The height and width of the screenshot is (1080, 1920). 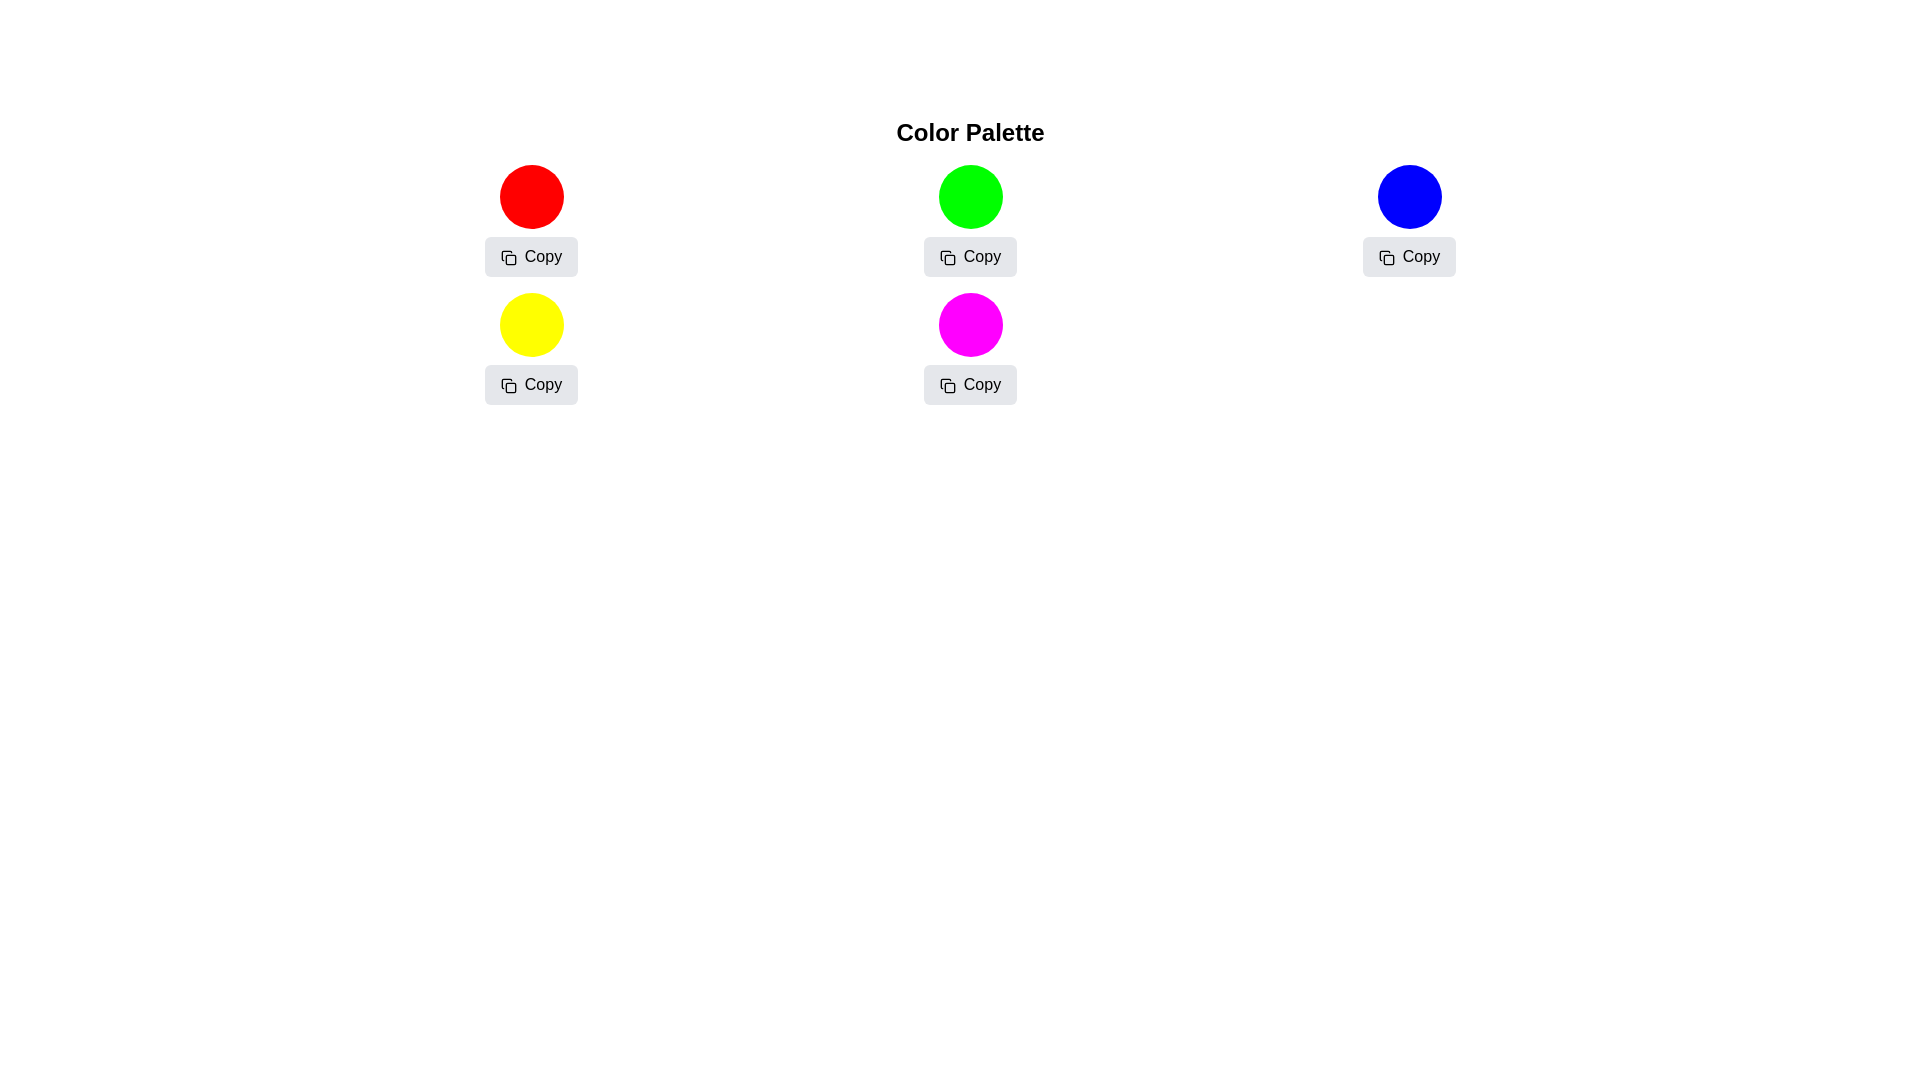 What do you see at coordinates (531, 385) in the screenshot?
I see `the 'Copy' button, which is a rounded rectangular button with a light gray background and a black icon of overlapping squares, located near the center-left area of the interface` at bounding box center [531, 385].